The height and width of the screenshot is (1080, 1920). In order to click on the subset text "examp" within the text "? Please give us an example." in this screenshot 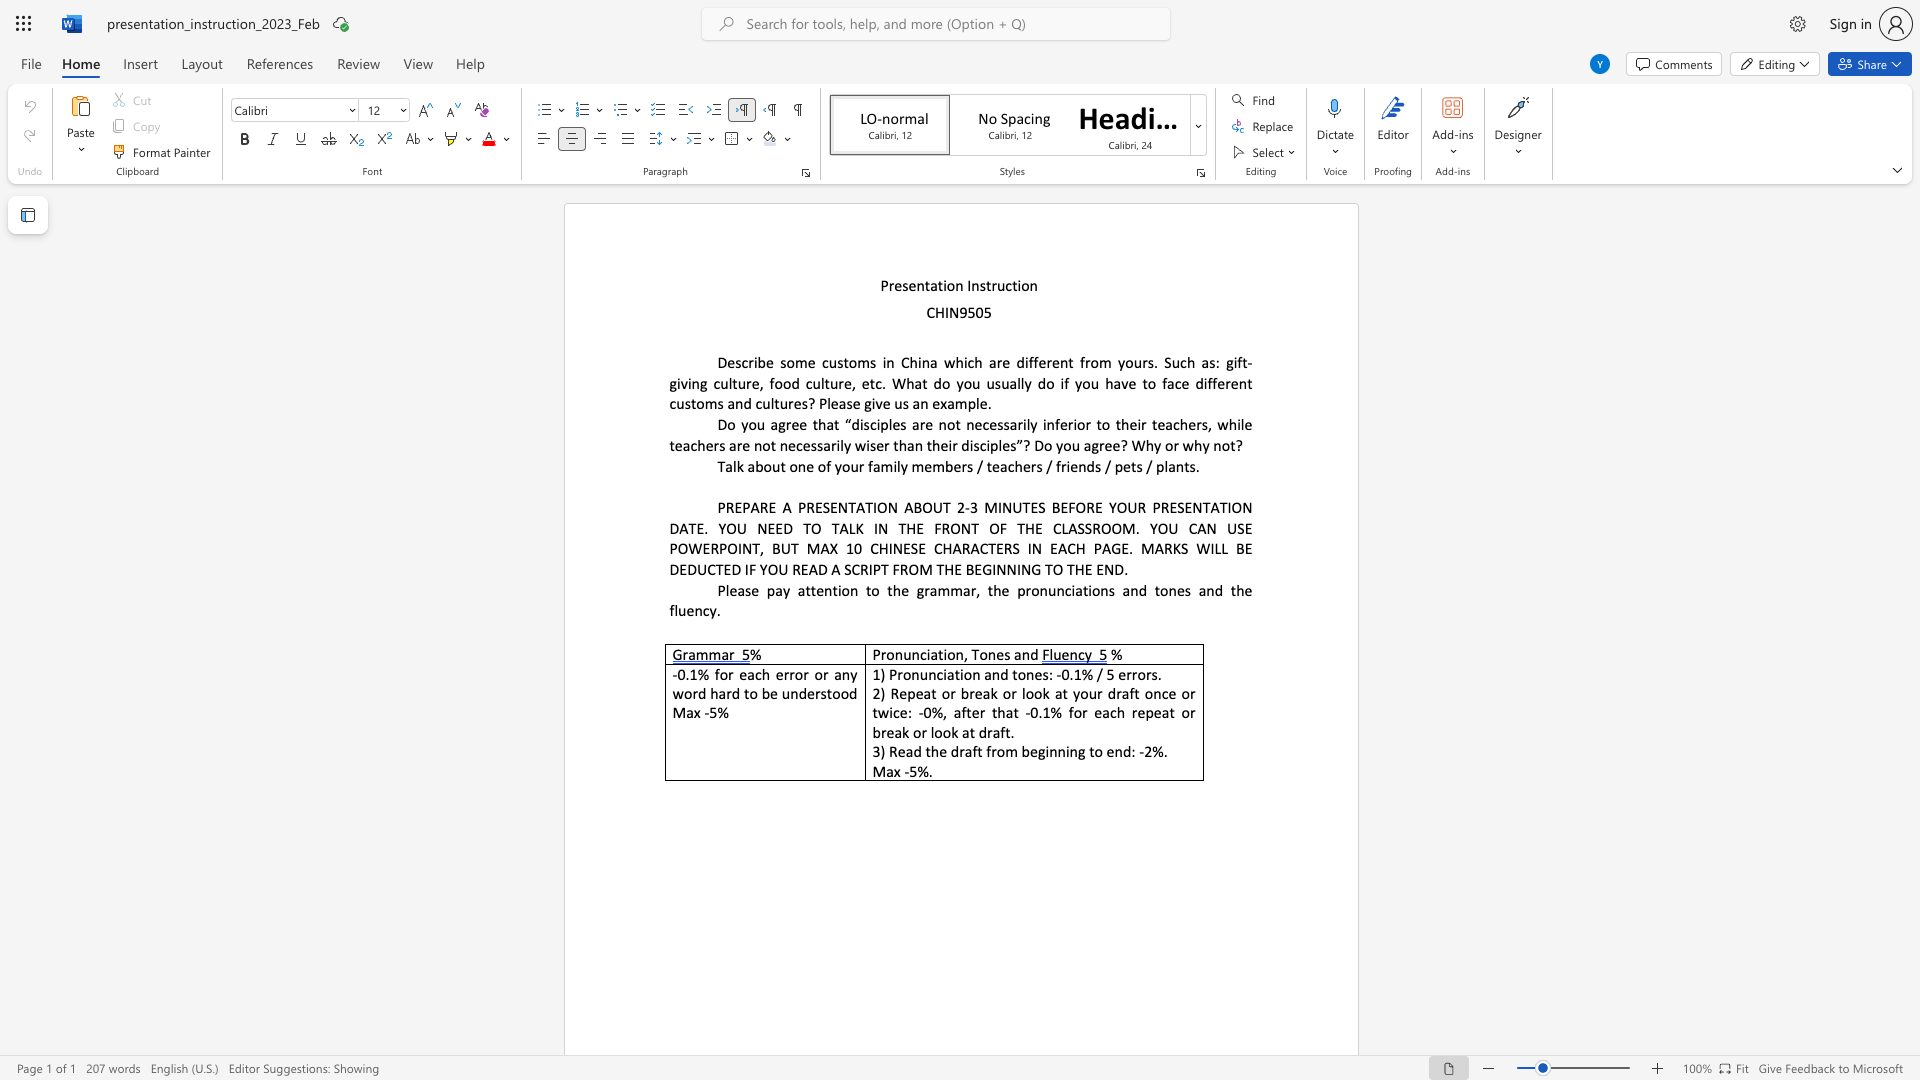, I will do `click(931, 403)`.